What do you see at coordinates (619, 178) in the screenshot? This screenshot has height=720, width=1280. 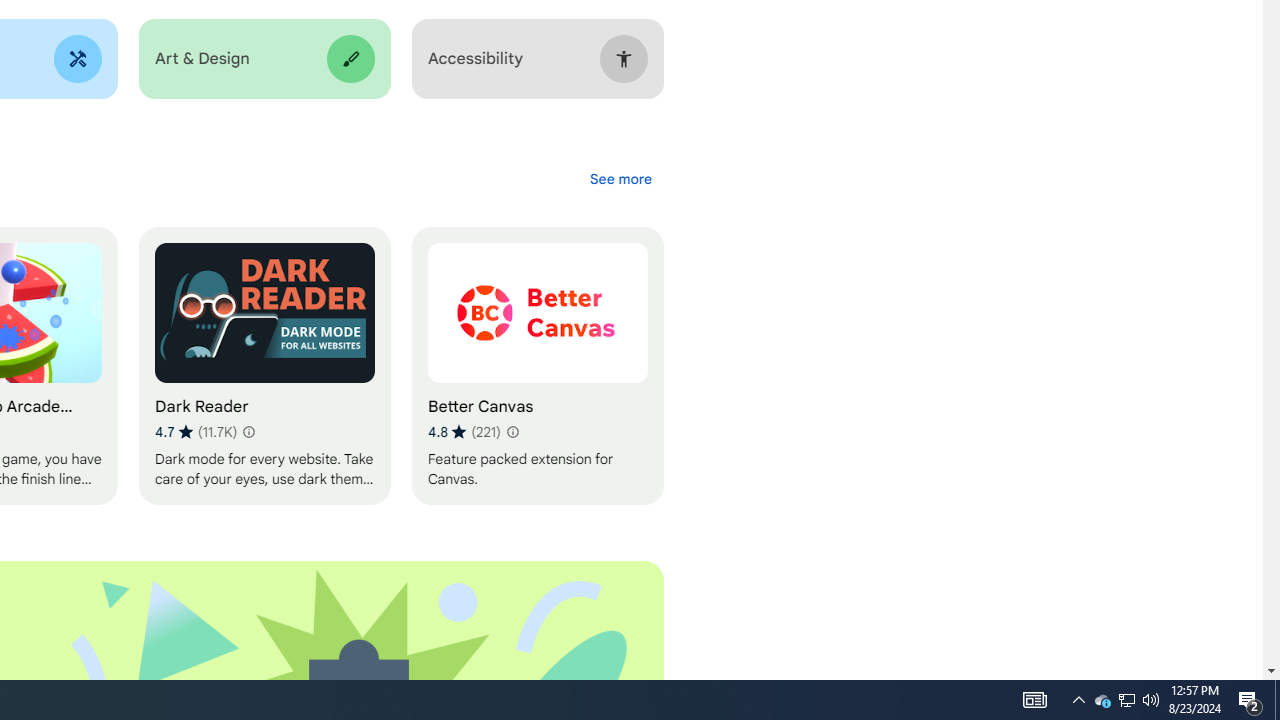 I see `'See more personalized recommendations'` at bounding box center [619, 178].